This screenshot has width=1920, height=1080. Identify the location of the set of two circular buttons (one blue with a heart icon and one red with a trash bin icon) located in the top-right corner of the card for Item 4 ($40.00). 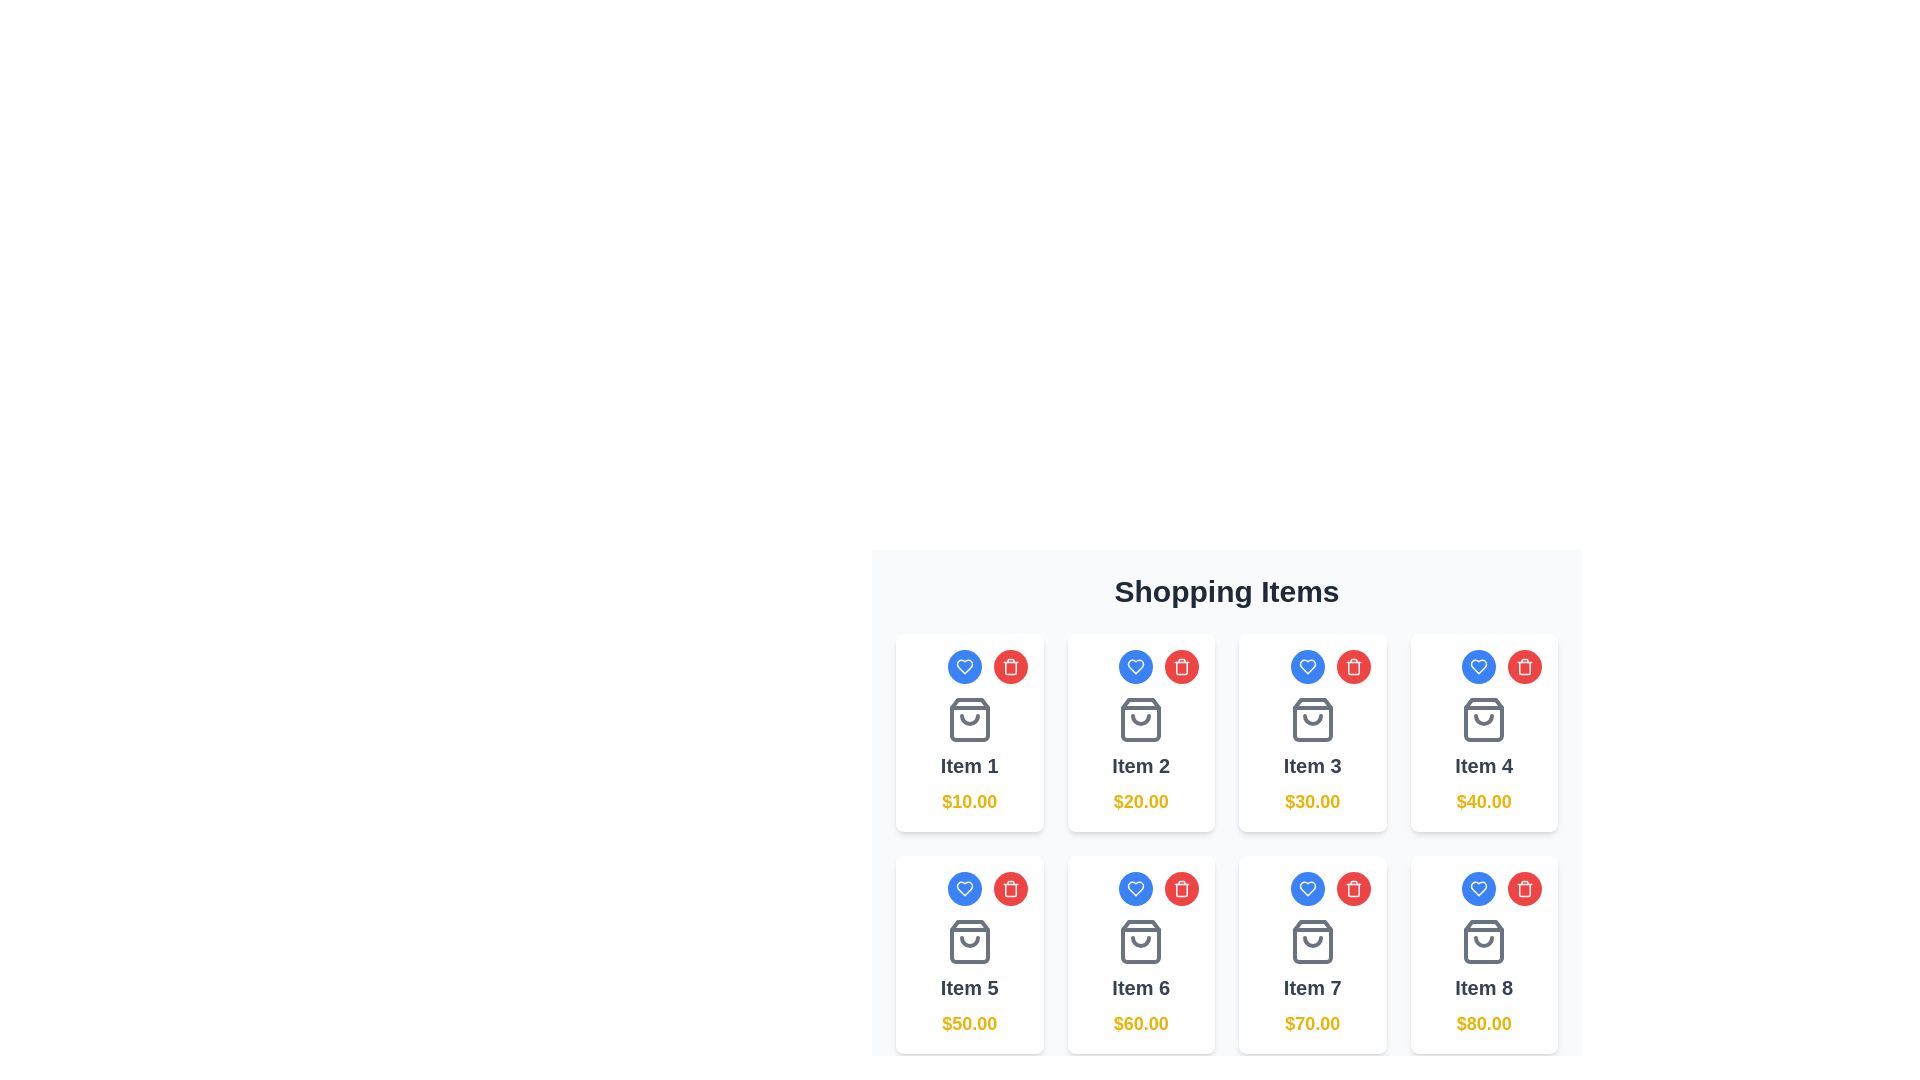
(1484, 667).